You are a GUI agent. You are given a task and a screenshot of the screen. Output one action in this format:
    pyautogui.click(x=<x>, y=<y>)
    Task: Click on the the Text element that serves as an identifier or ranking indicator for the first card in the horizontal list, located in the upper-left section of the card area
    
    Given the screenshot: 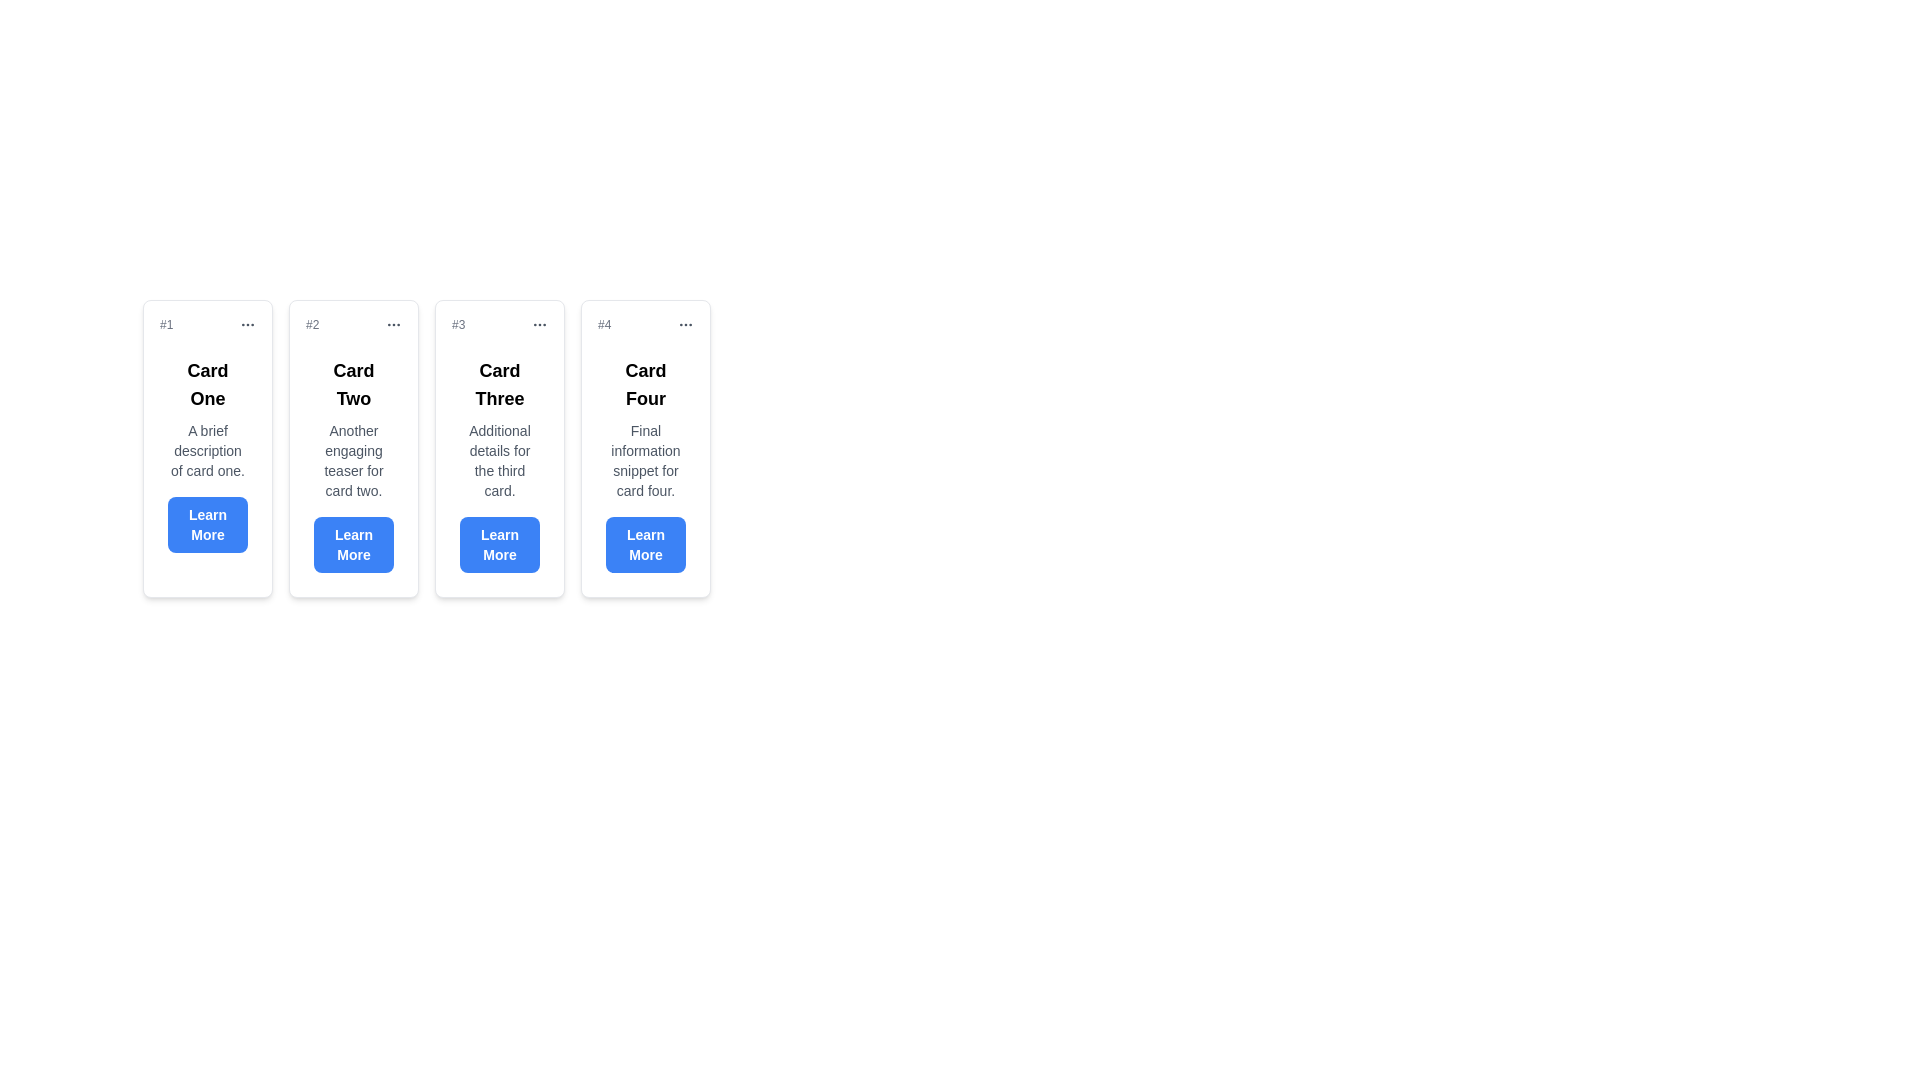 What is the action you would take?
    pyautogui.click(x=166, y=323)
    